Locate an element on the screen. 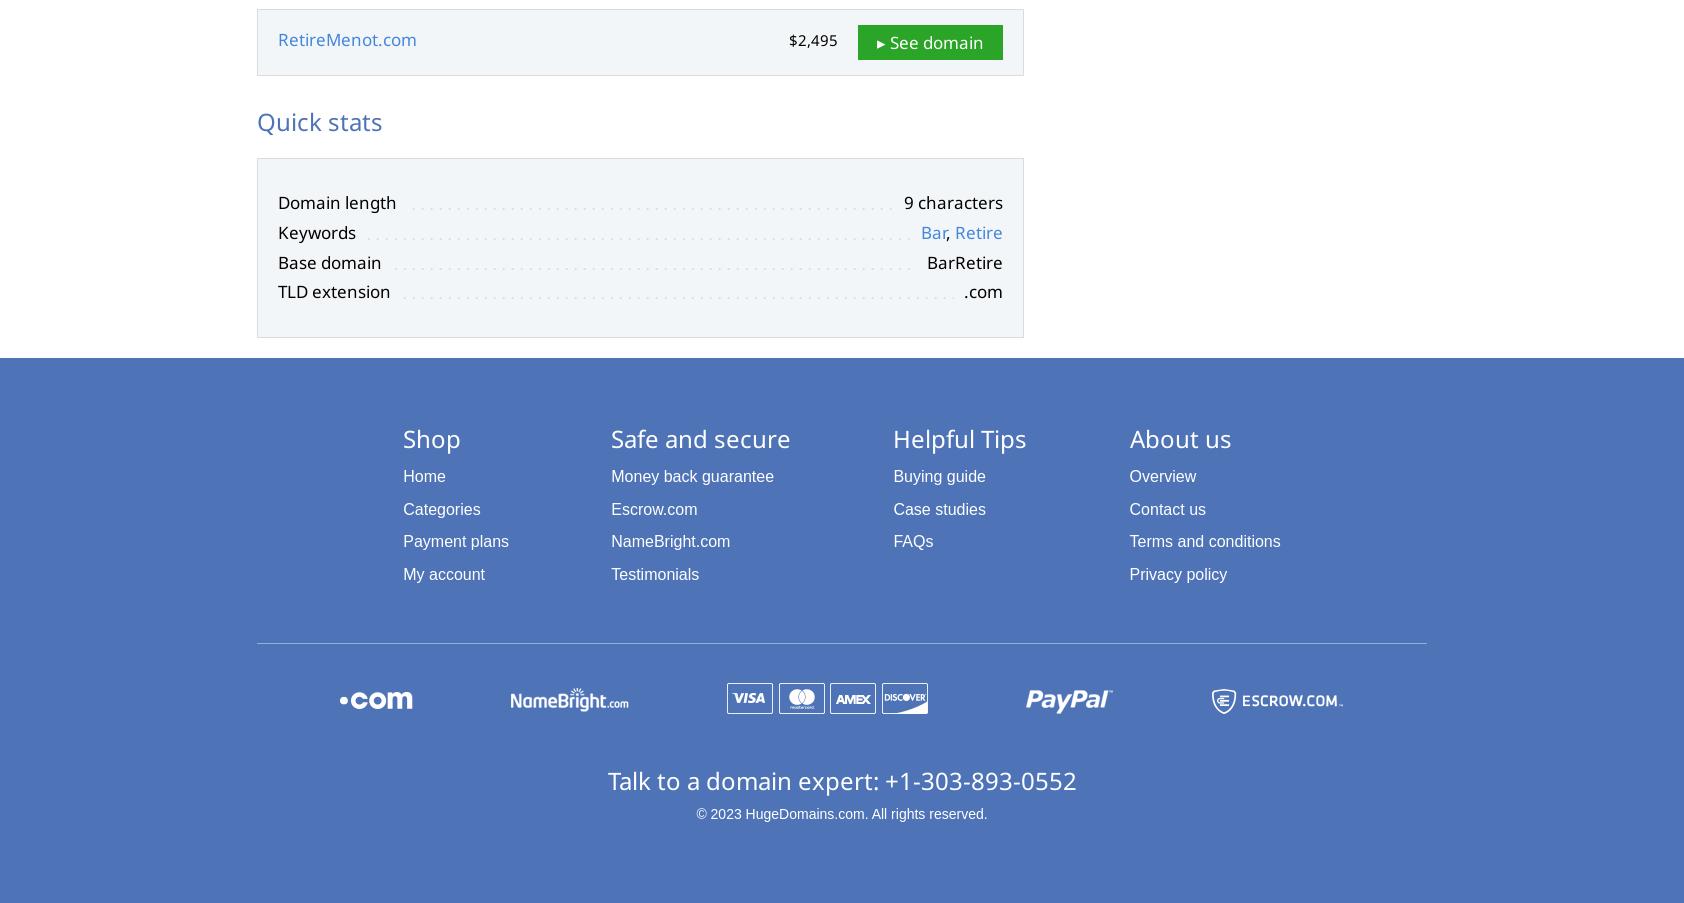 This screenshot has width=1684, height=903. 'Keywords' is located at coordinates (316, 231).